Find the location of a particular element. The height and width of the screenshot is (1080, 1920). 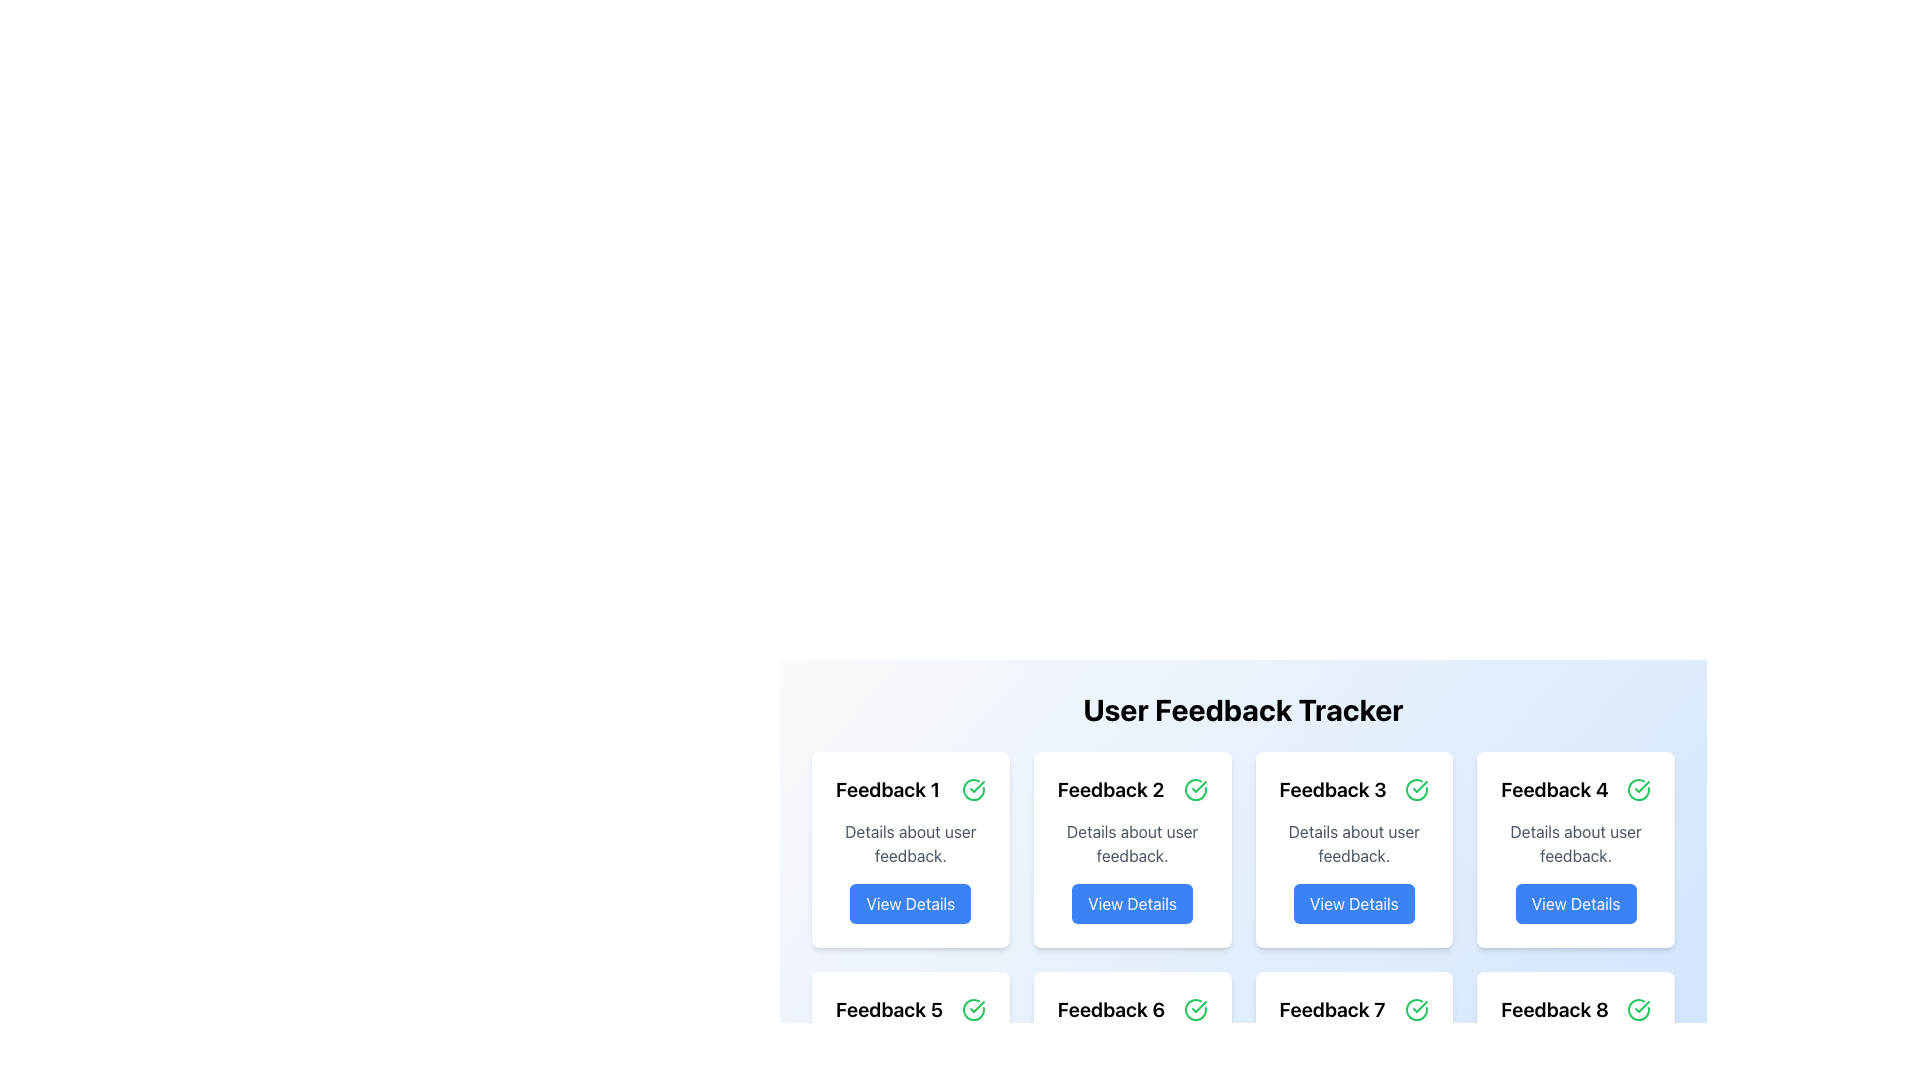

the 'Feedback 6' text and green checkmark icon element located in the bottom row of the grid layout, specifically the second card from the left is located at coordinates (1132, 1010).